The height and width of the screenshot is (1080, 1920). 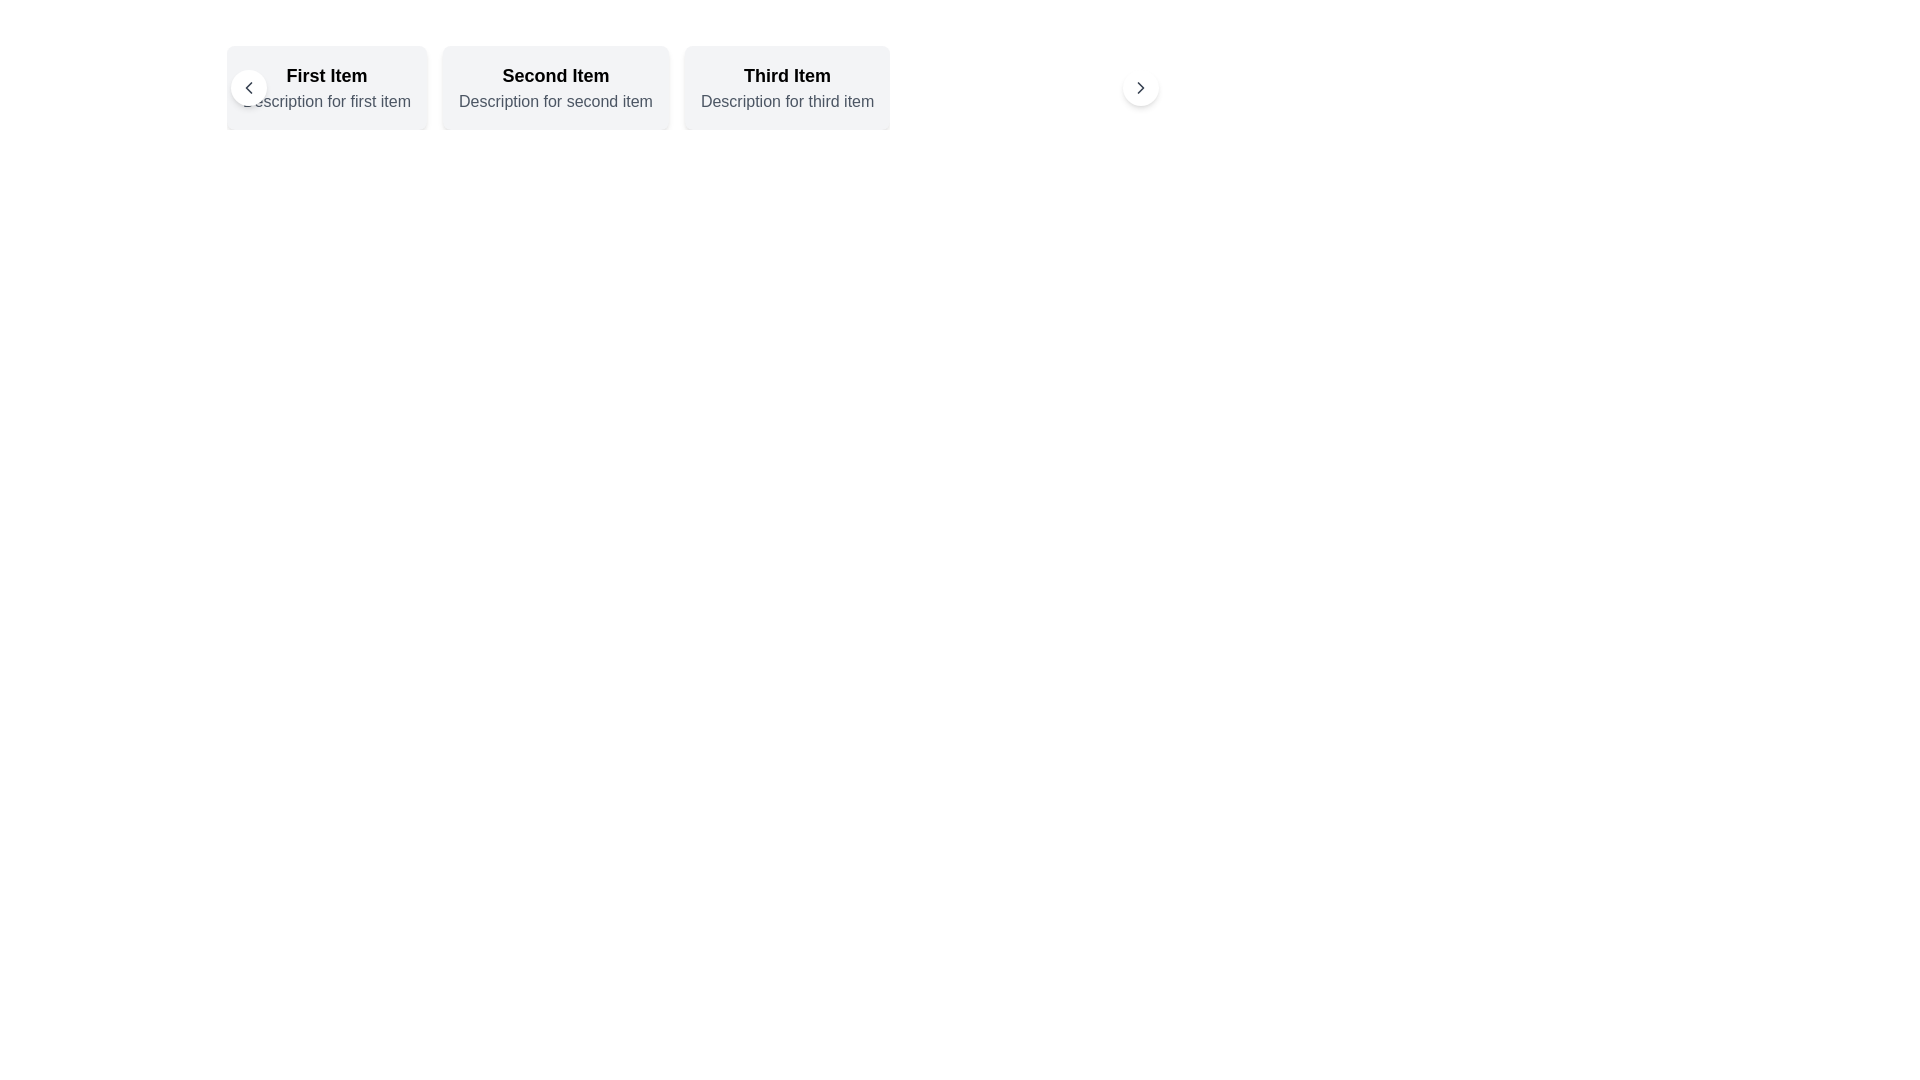 What do you see at coordinates (786, 101) in the screenshot?
I see `the text label displaying 'Description for third item' which is located beneath the title 'Third Item' in the third section of the horizontally aligned list` at bounding box center [786, 101].